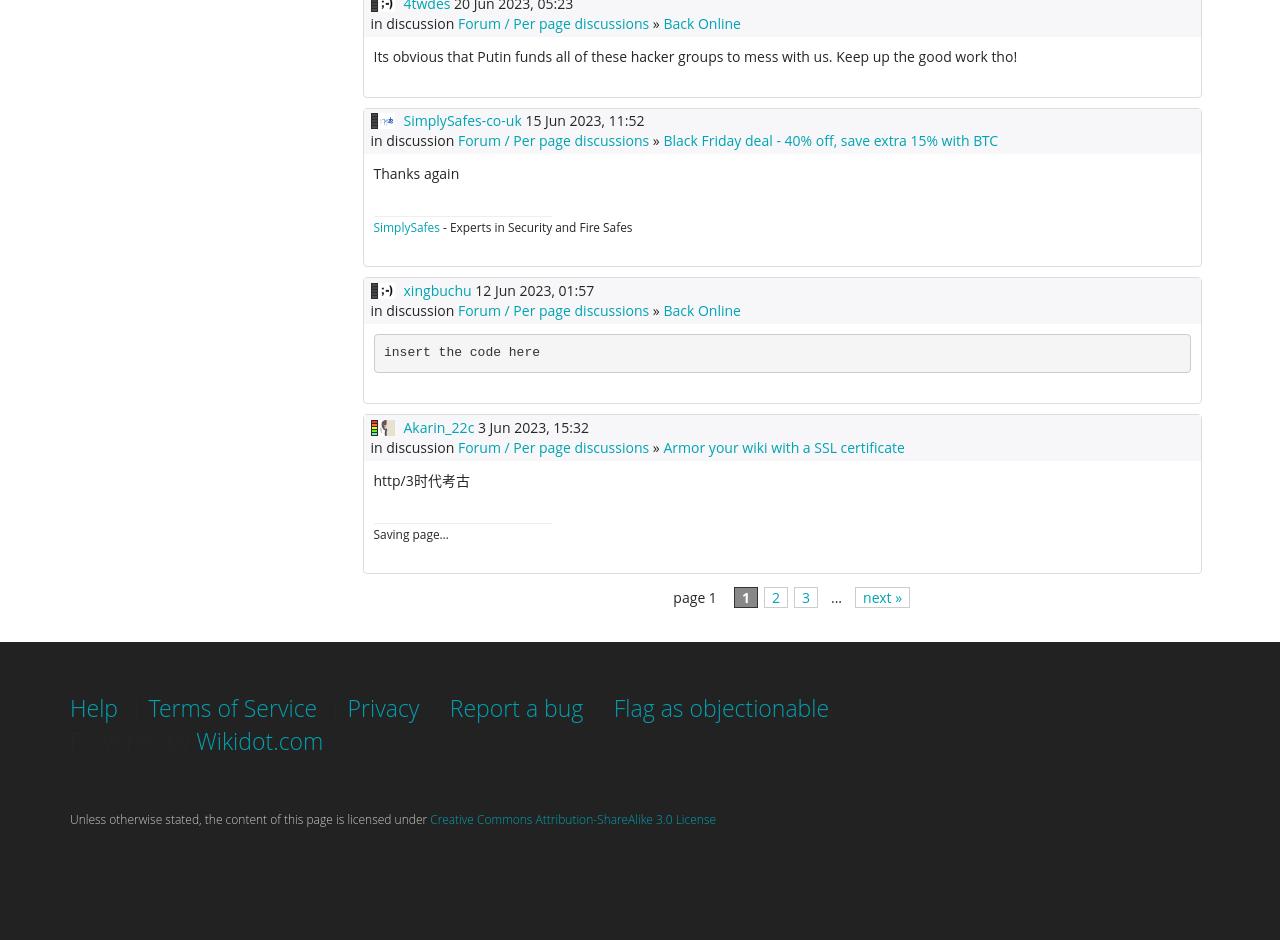  Describe the element at coordinates (435, 288) in the screenshot. I see `'xingbuchu'` at that location.